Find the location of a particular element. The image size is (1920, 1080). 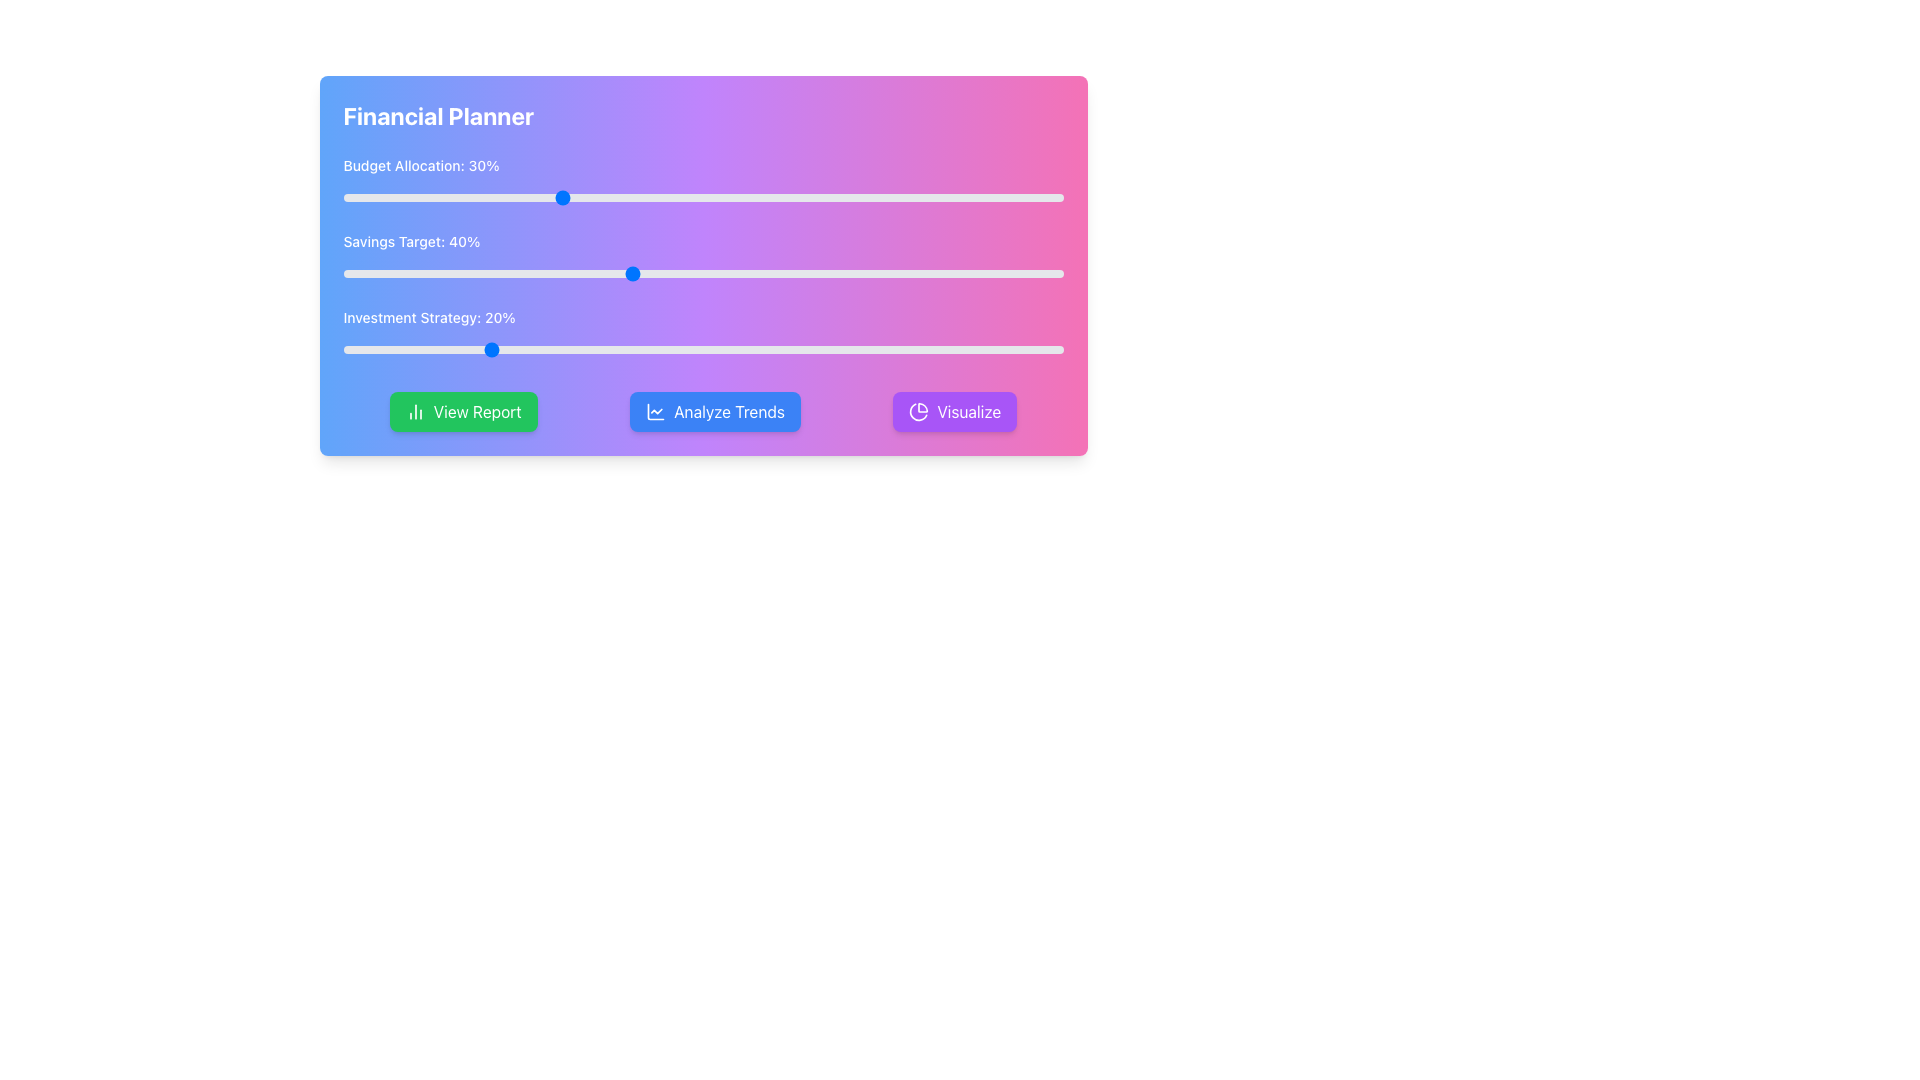

the Graphical Icon depicting a line chart, which is located within the 'Analyze Trends' button at the center coordinates is located at coordinates (656, 411).